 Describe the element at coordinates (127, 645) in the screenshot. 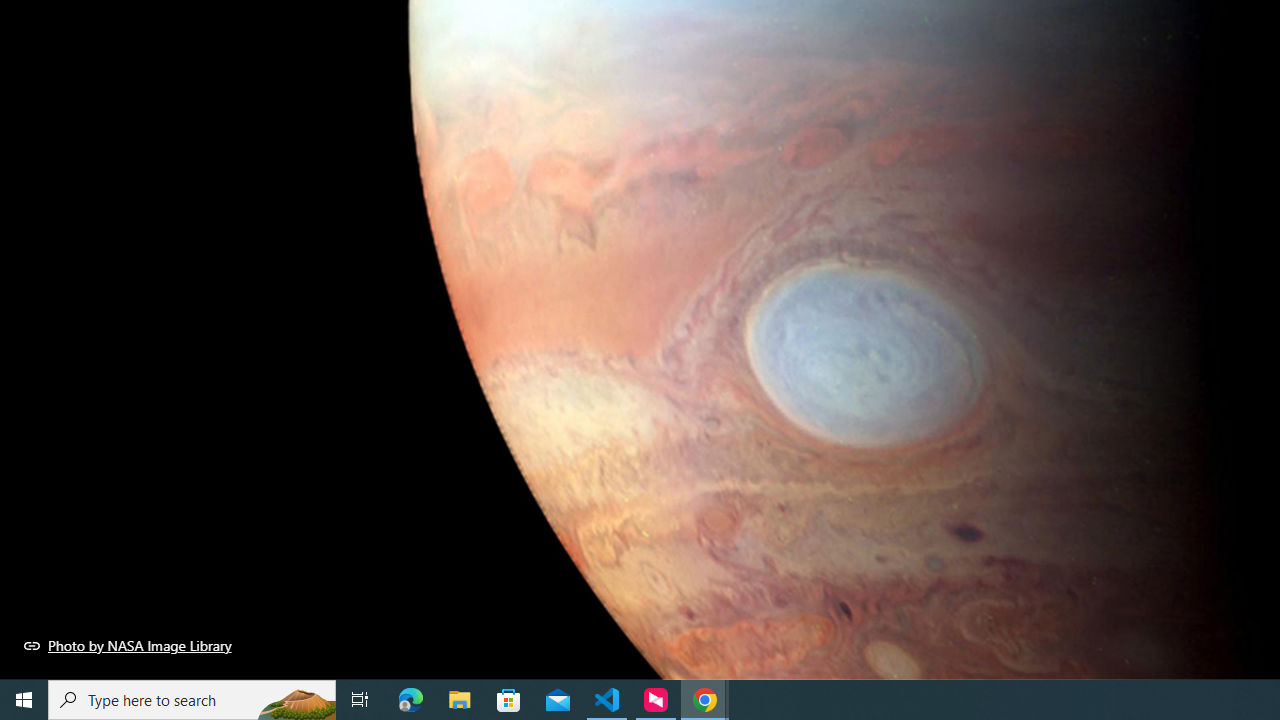

I see `'Photo by NASA Image Library'` at that location.